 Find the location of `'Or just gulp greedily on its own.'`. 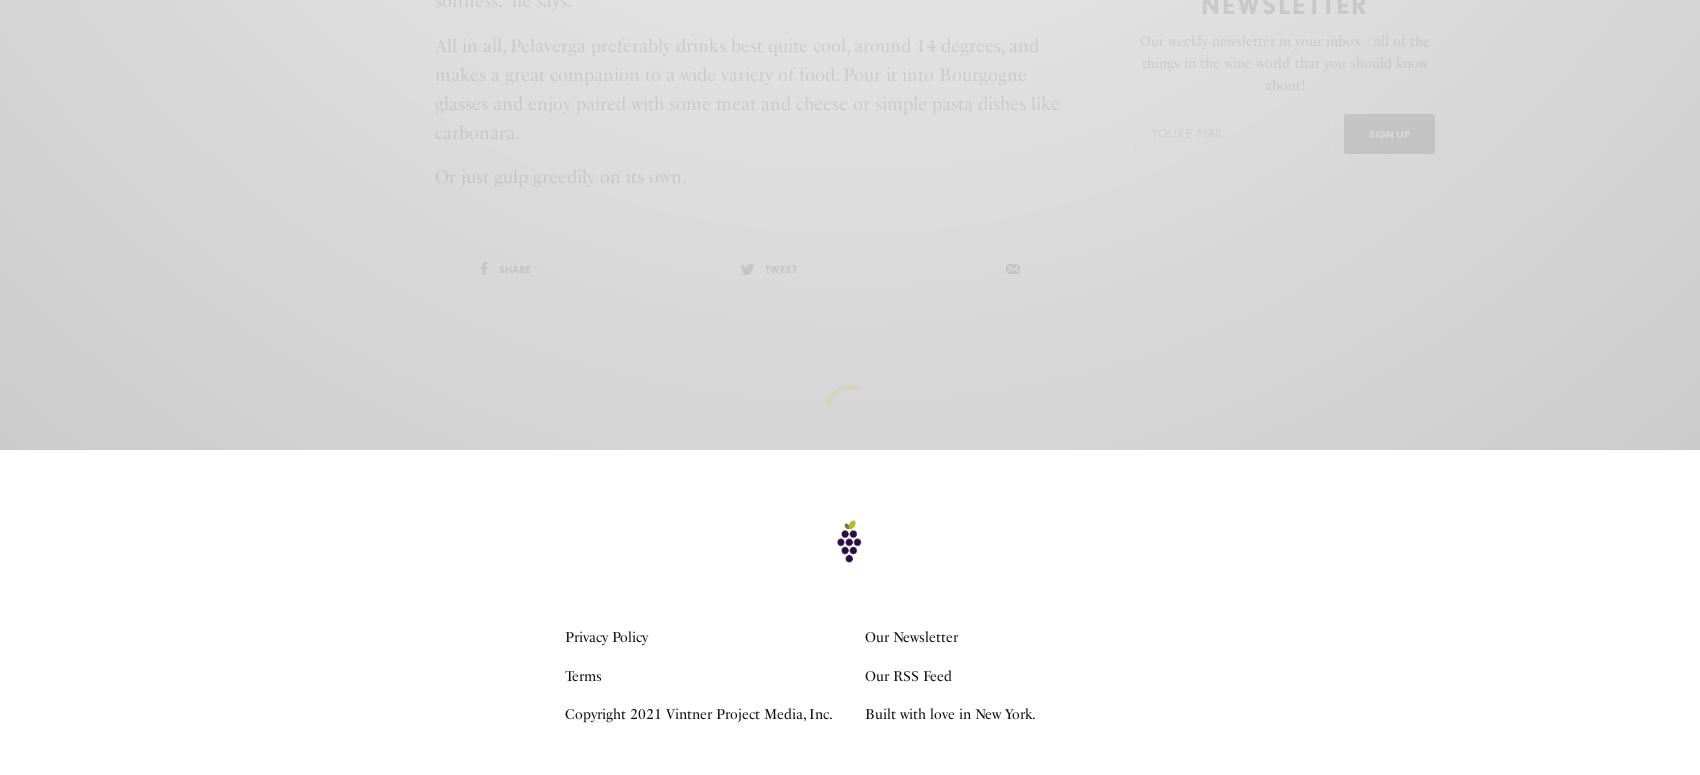

'Or just gulp greedily on its own.' is located at coordinates (560, 177).